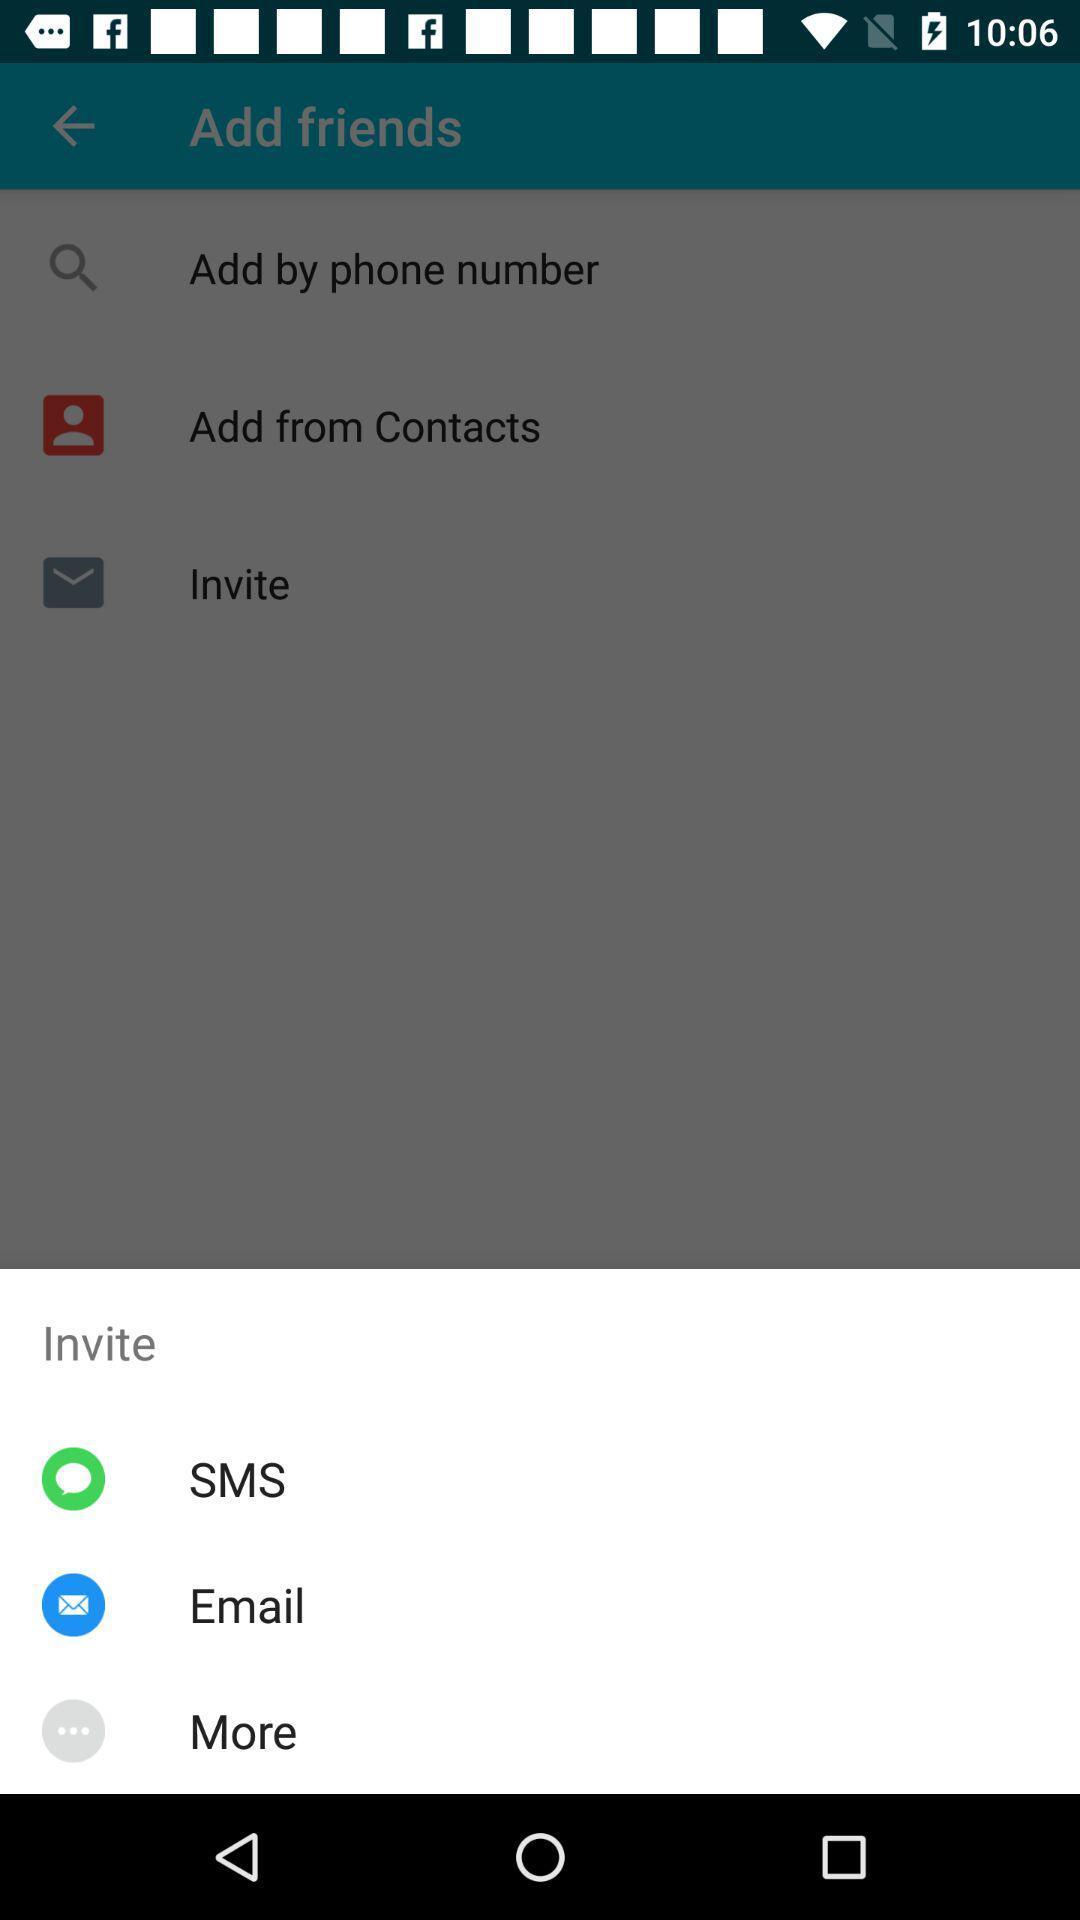  What do you see at coordinates (540, 896) in the screenshot?
I see `the item at the center` at bounding box center [540, 896].